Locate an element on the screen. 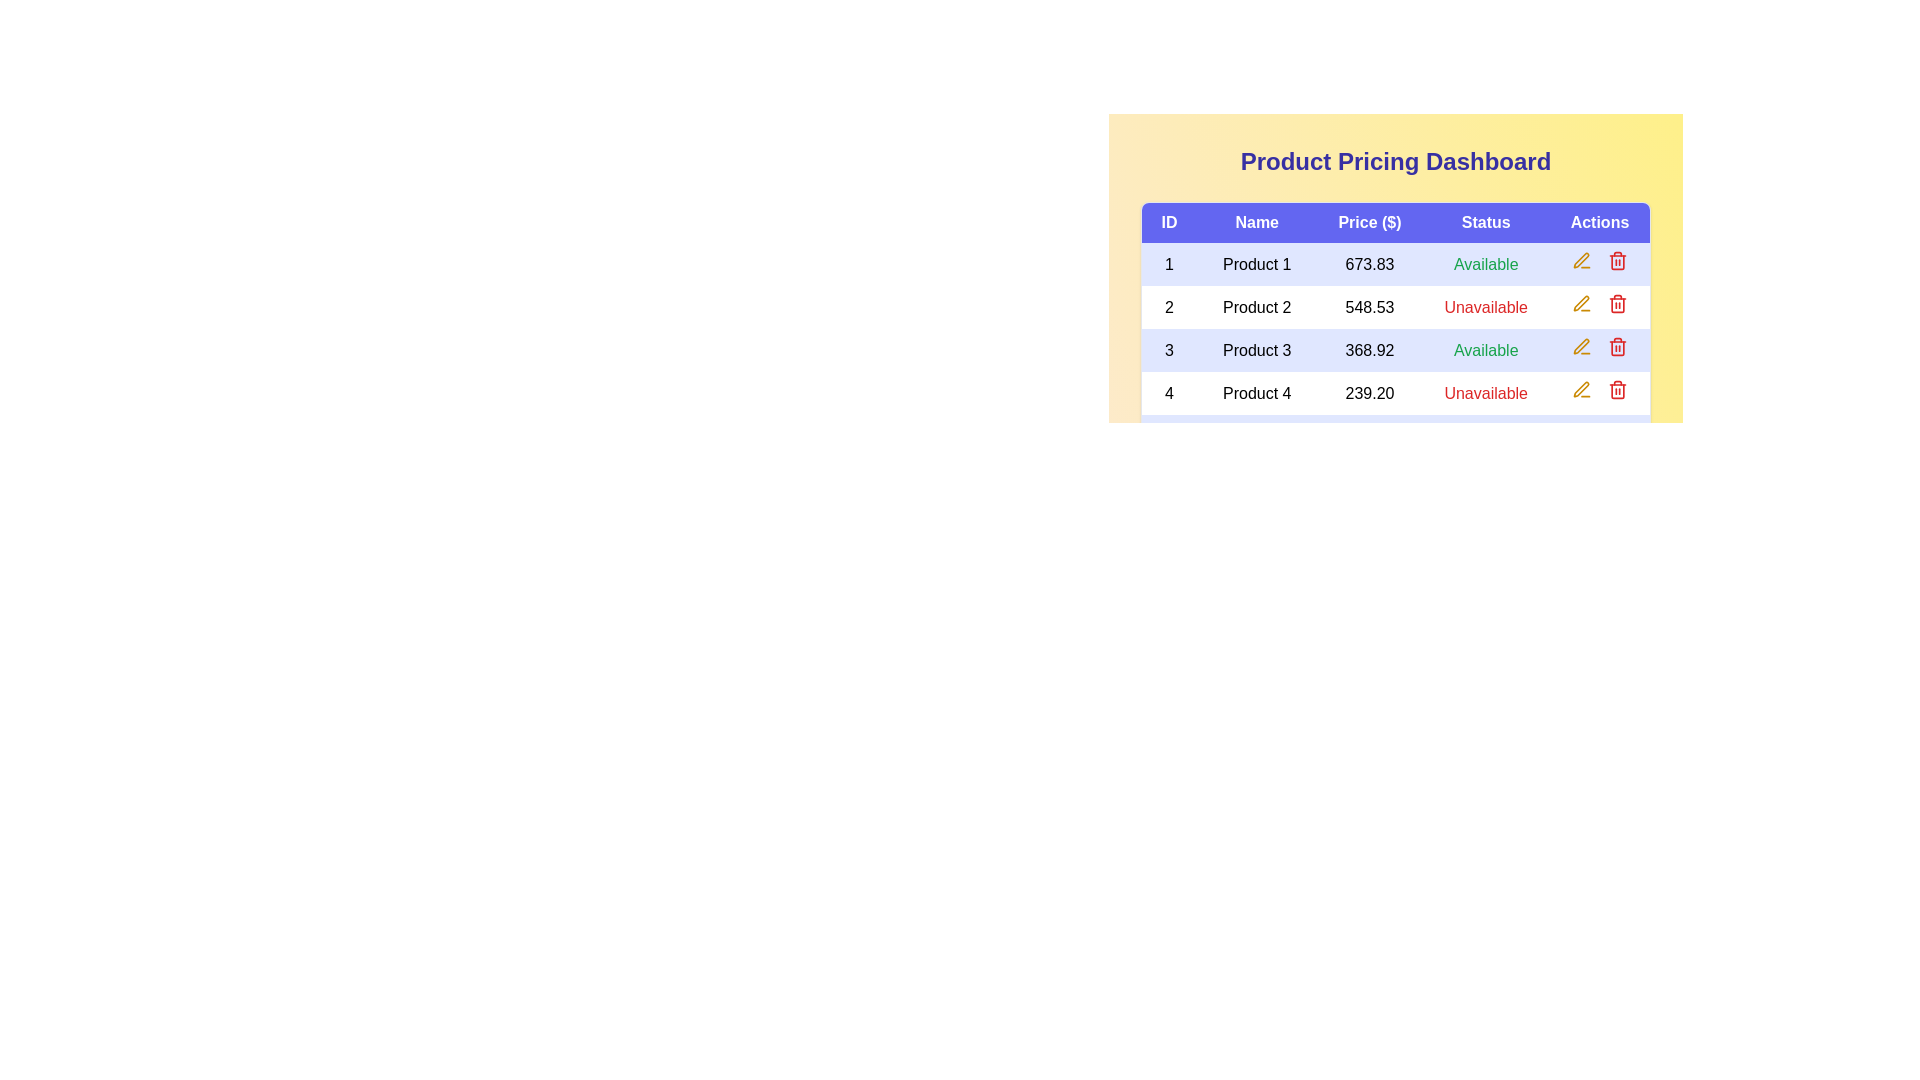  the 'Edit' button for product 3 is located at coordinates (1580, 346).